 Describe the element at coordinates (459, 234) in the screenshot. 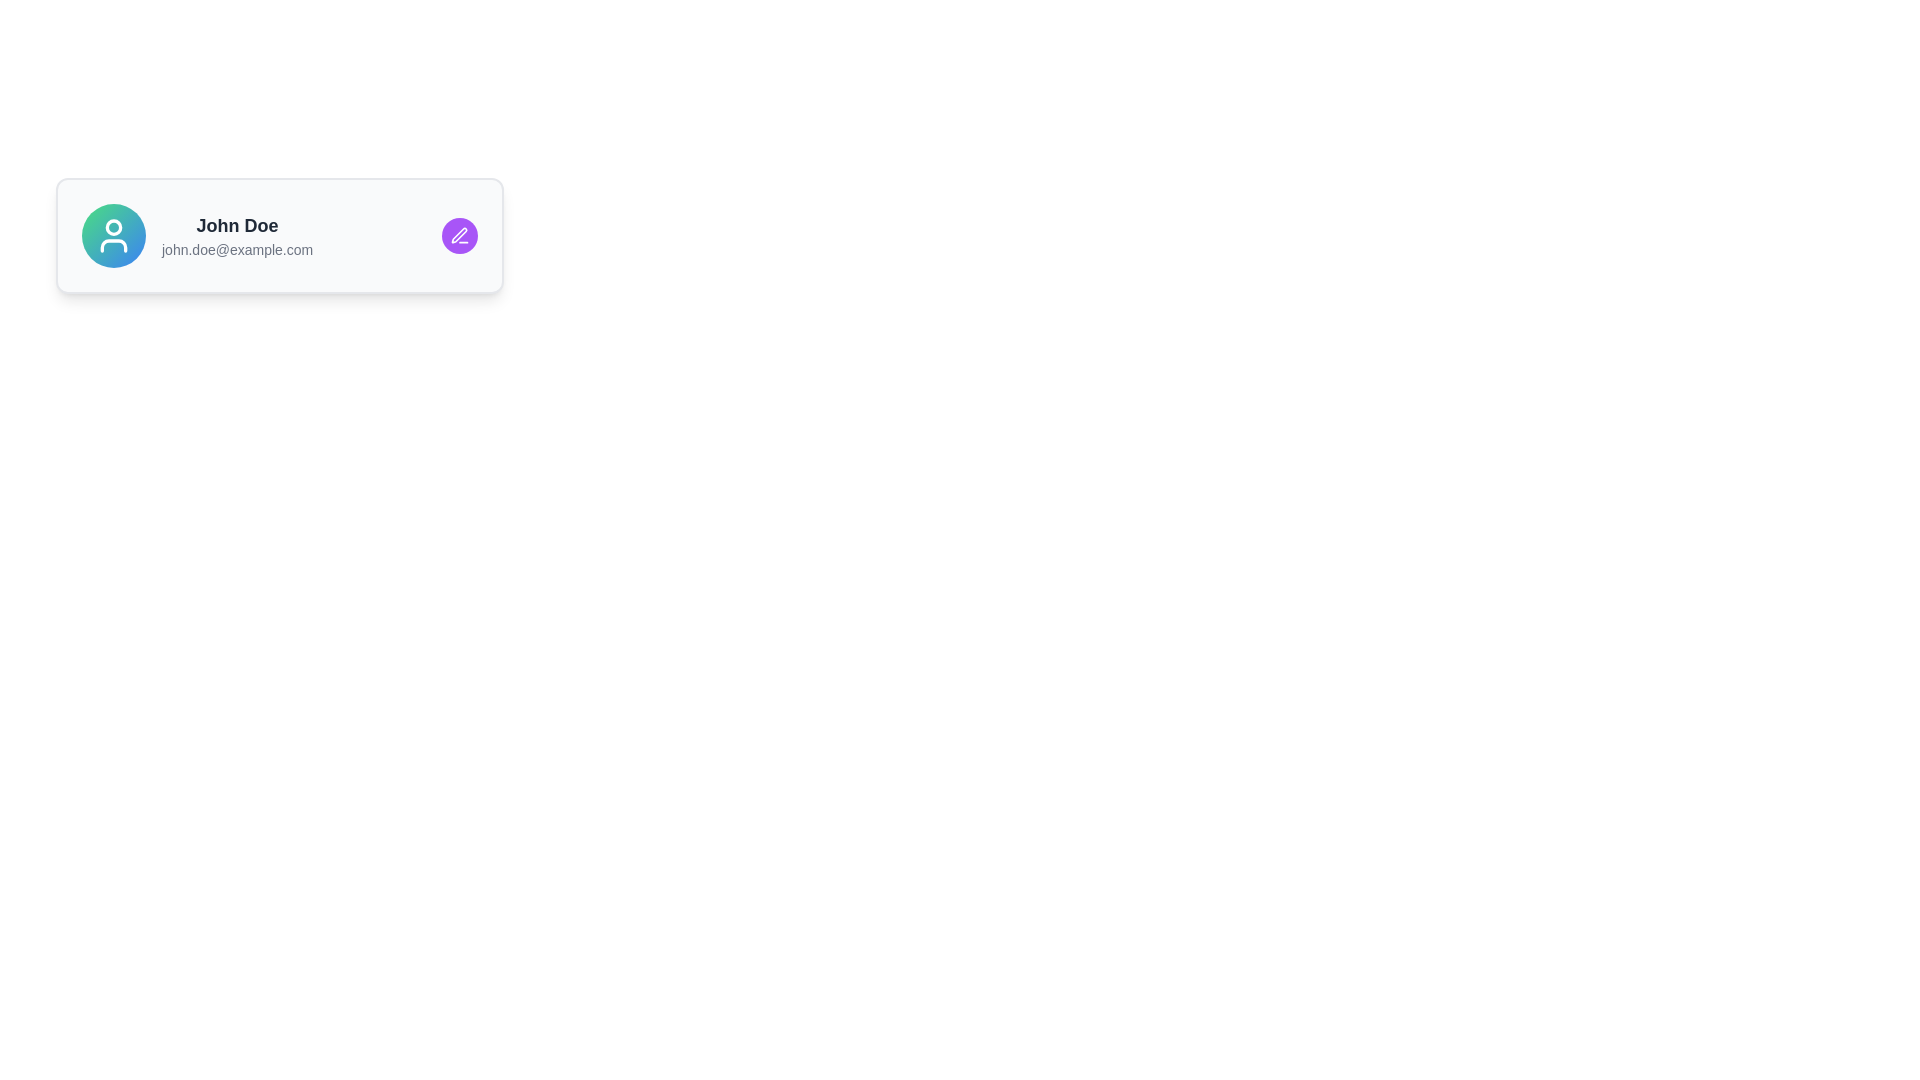

I see `the pen icon with a purple background located at the far right of the user information card` at that location.